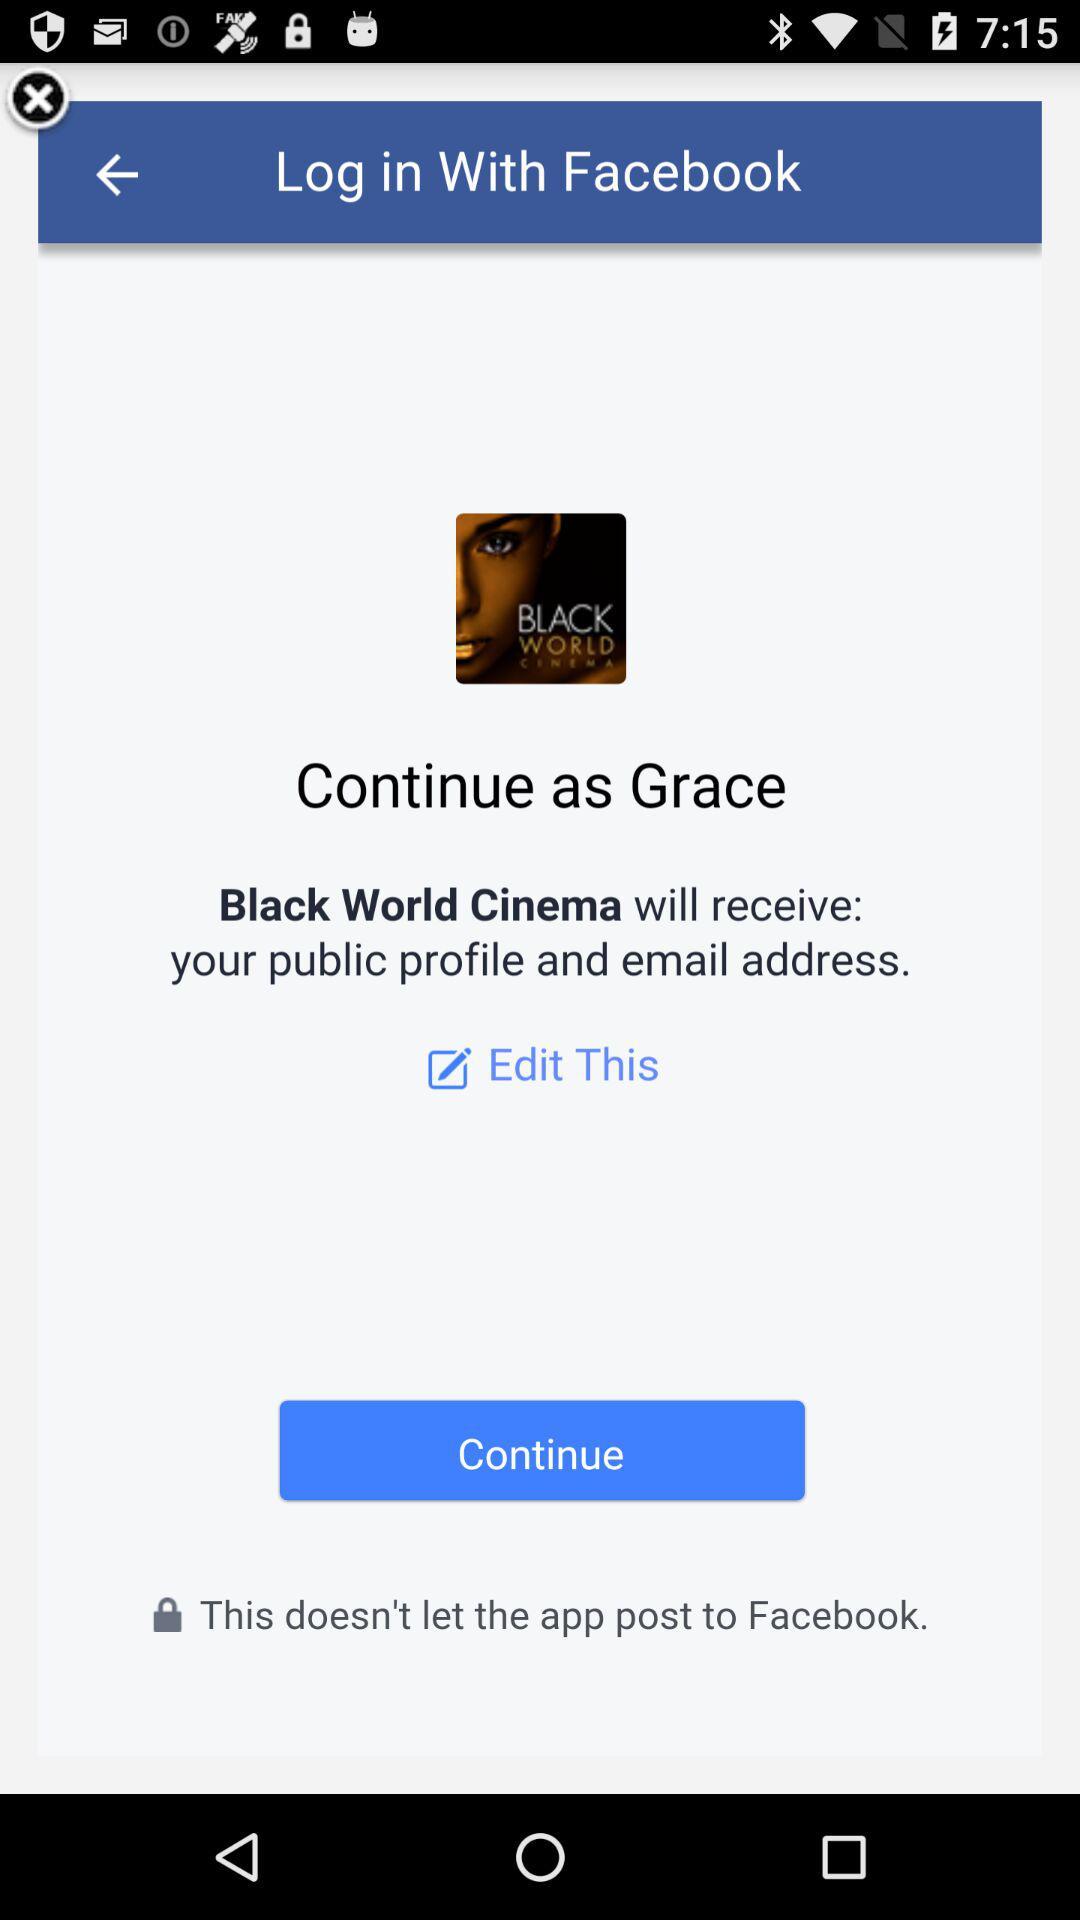 This screenshot has width=1080, height=1920. What do you see at coordinates (540, 927) in the screenshot?
I see `login page` at bounding box center [540, 927].